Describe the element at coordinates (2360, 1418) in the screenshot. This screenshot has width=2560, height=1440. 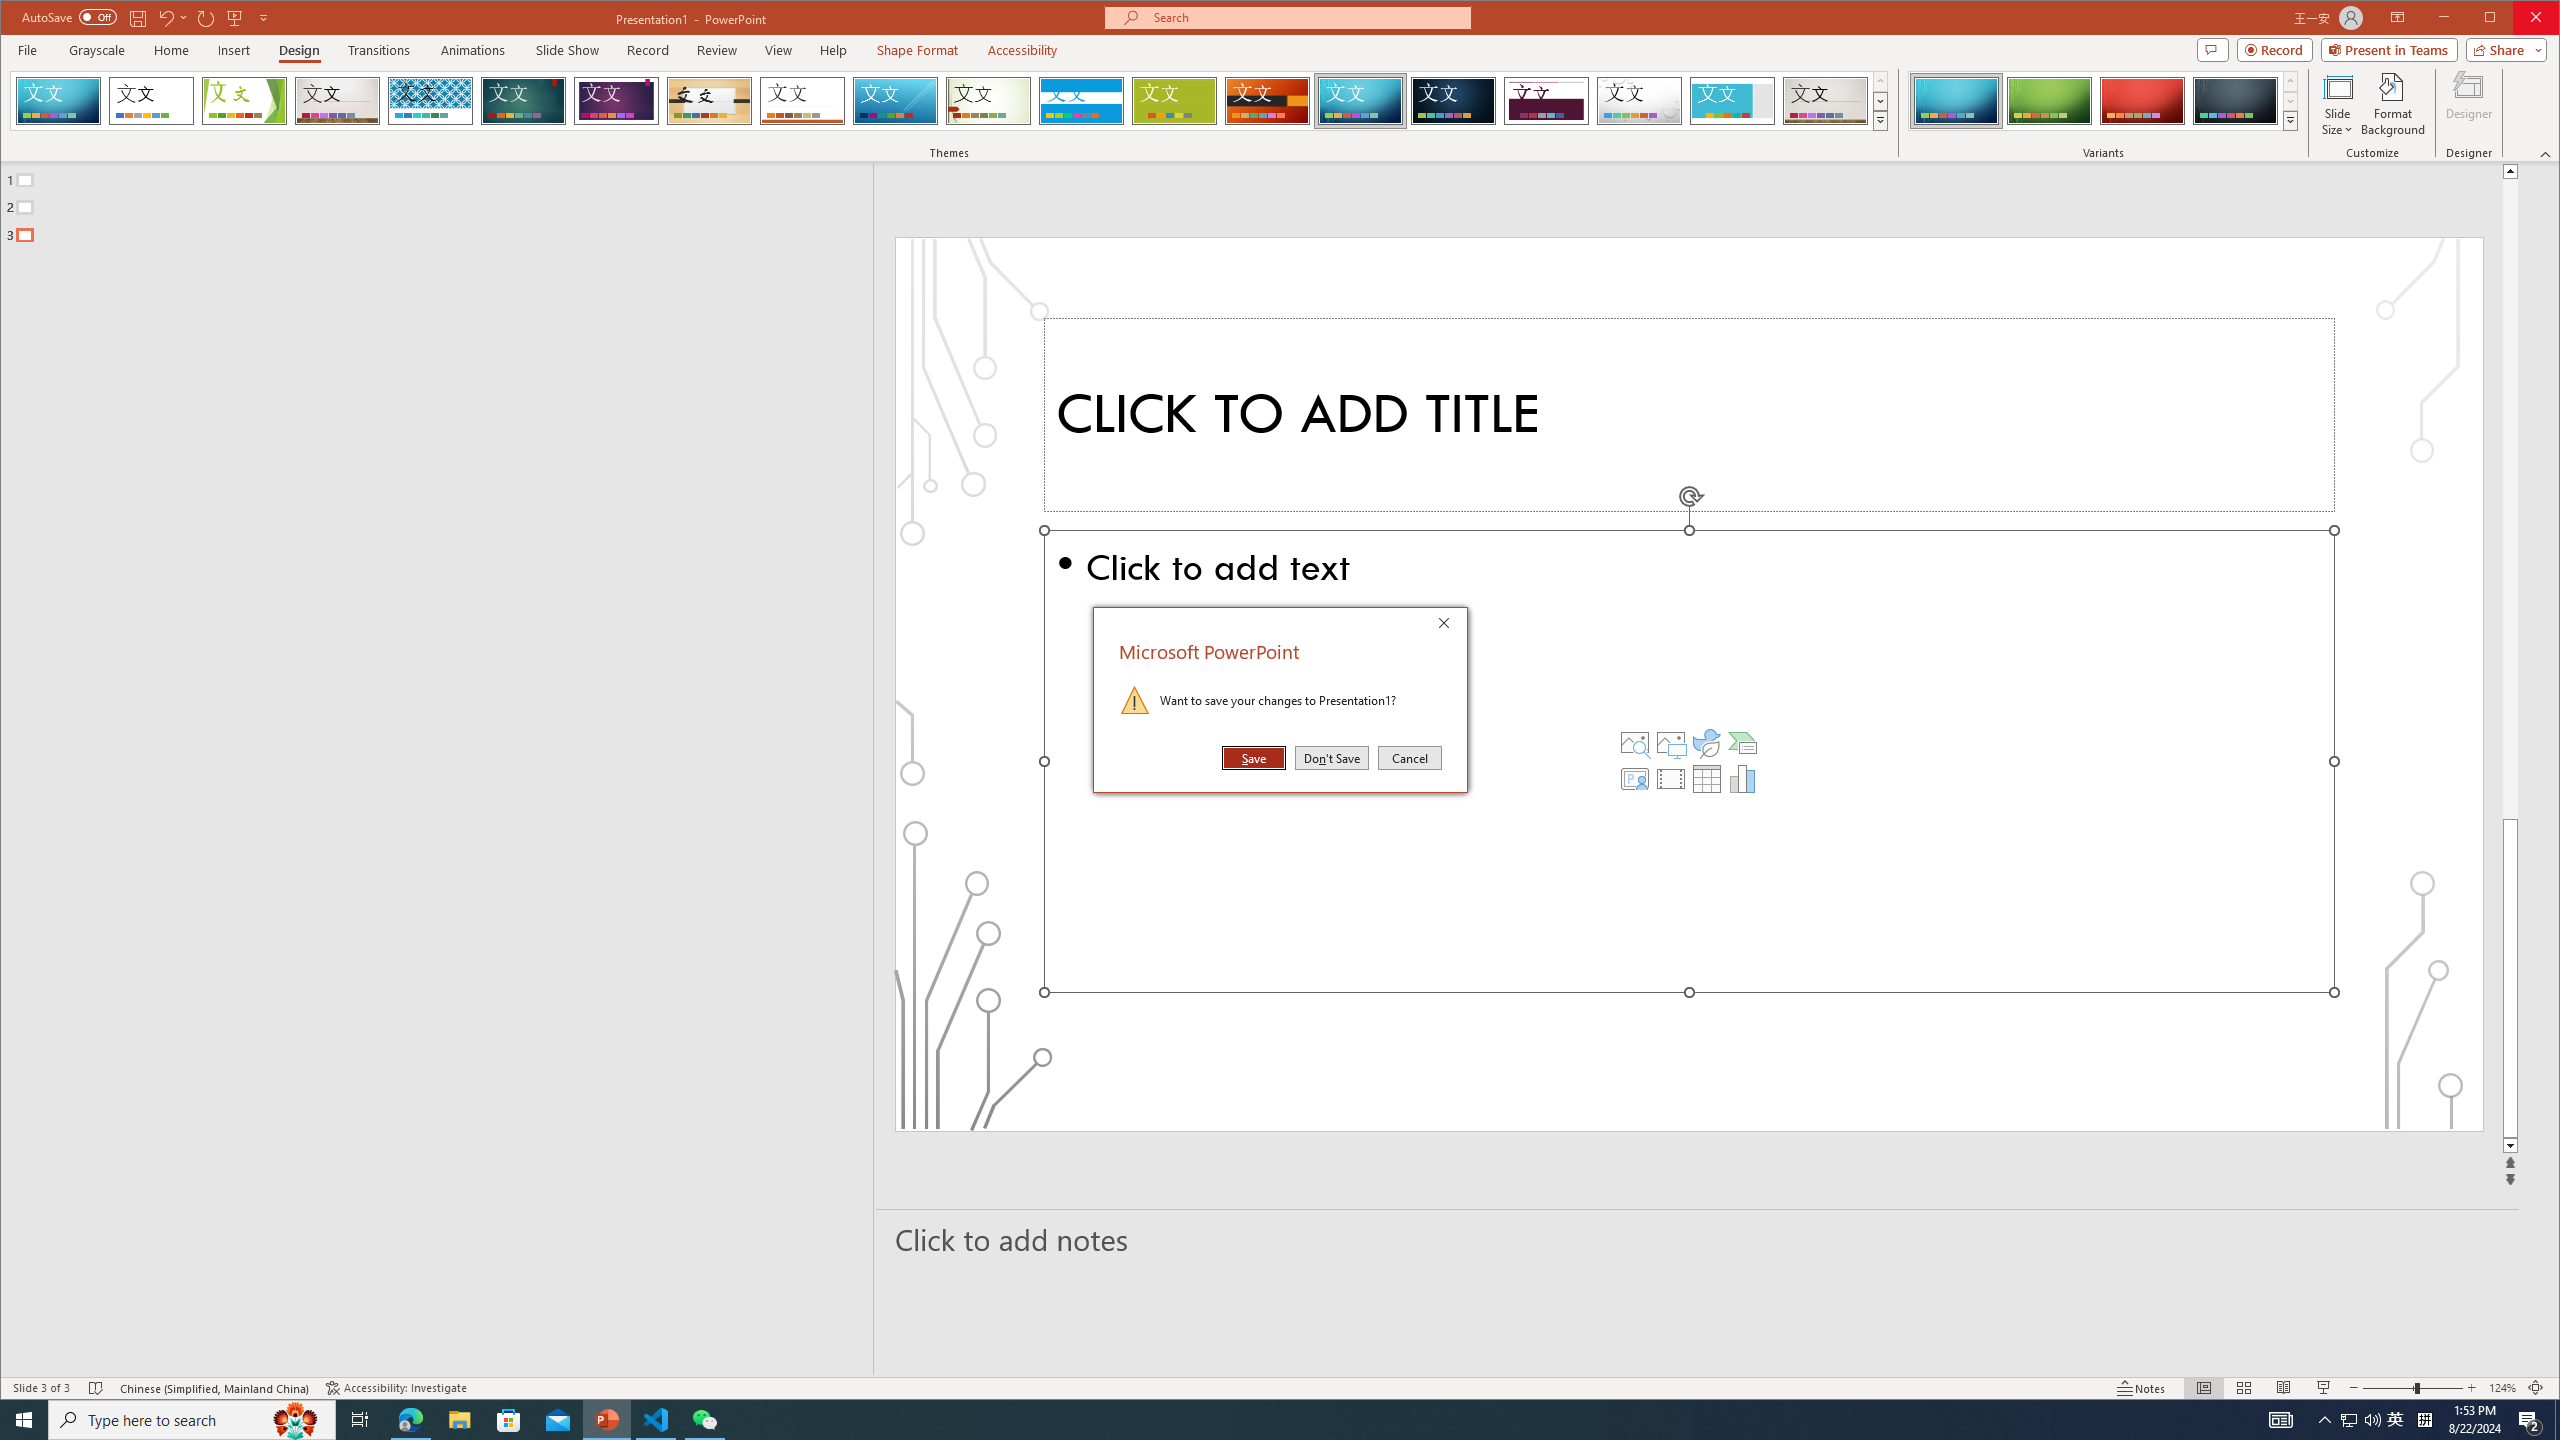
I see `'User Promoted Notification Area'` at that location.